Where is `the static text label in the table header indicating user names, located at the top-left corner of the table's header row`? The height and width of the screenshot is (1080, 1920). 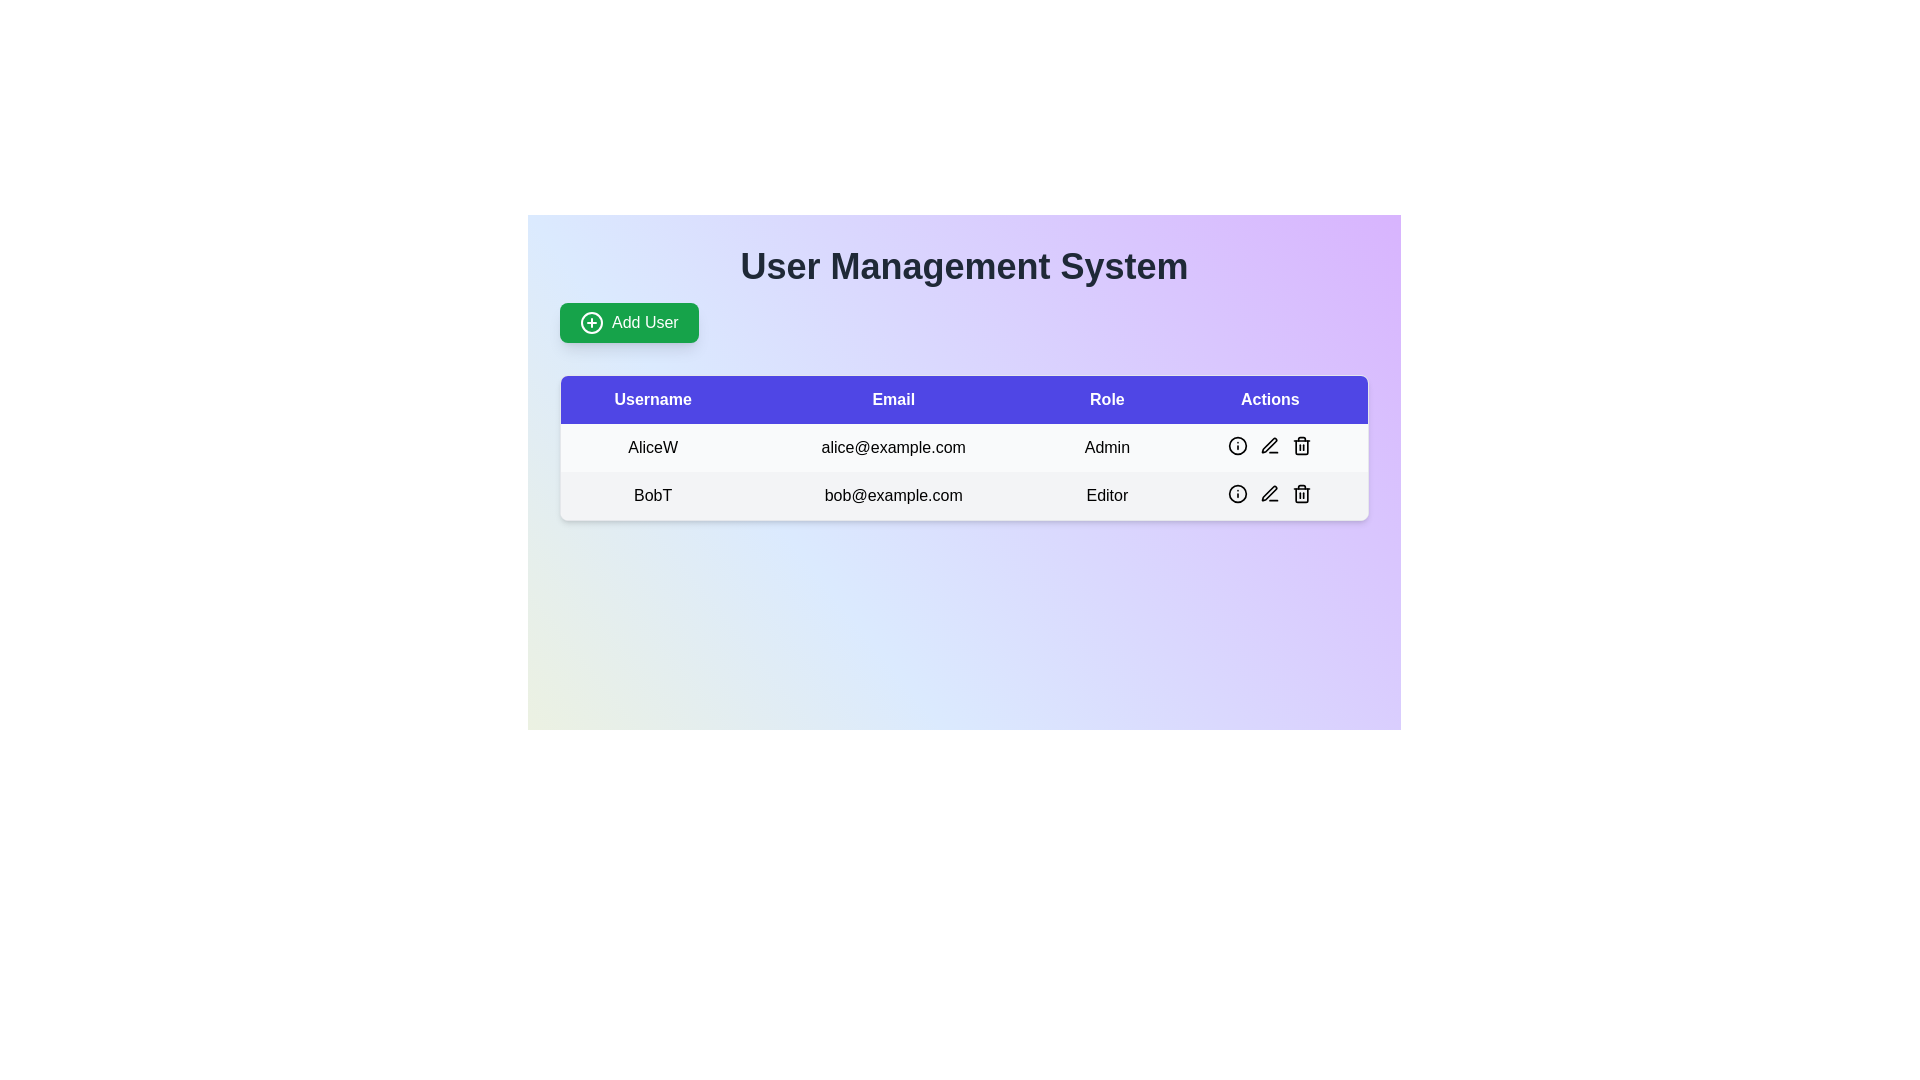
the static text label in the table header indicating user names, located at the top-left corner of the table's header row is located at coordinates (653, 400).